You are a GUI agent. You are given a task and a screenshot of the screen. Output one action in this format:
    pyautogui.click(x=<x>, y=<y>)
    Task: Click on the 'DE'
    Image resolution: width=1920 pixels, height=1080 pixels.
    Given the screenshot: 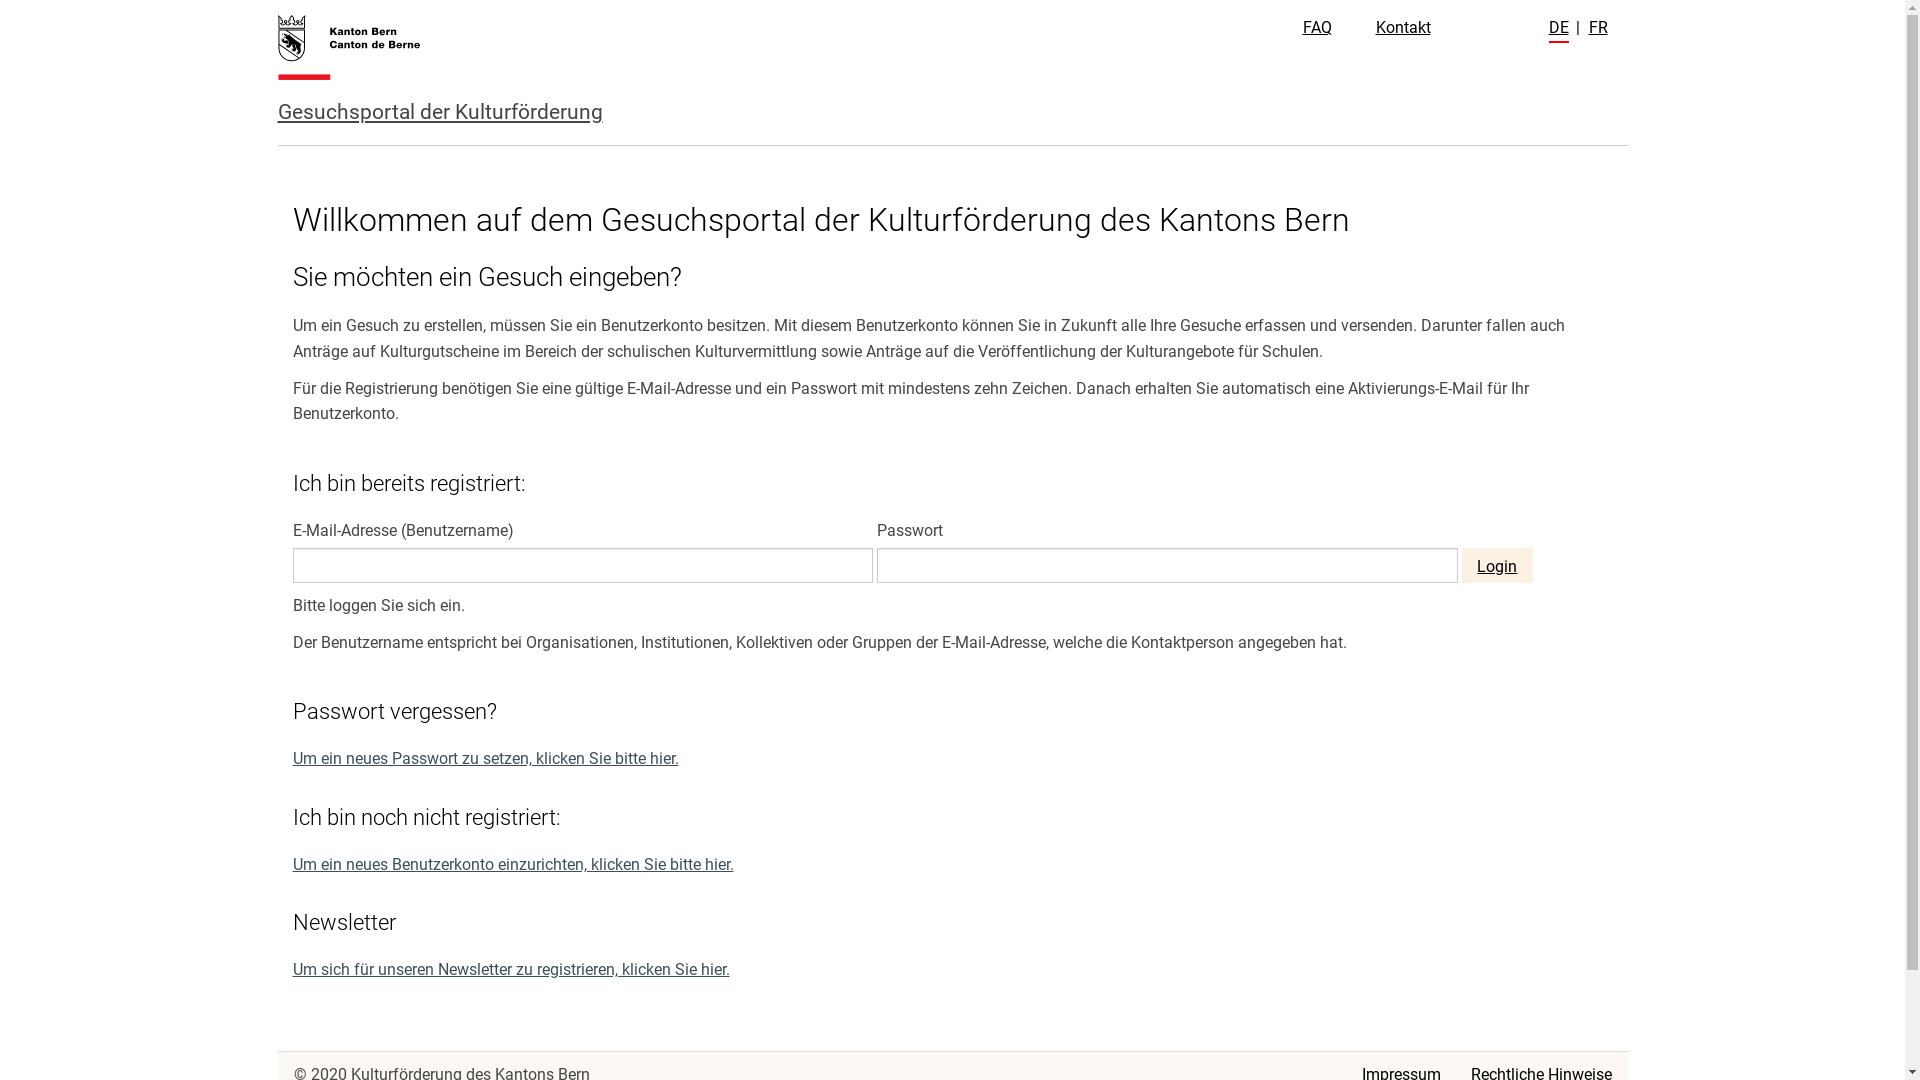 What is the action you would take?
    pyautogui.click(x=1557, y=29)
    